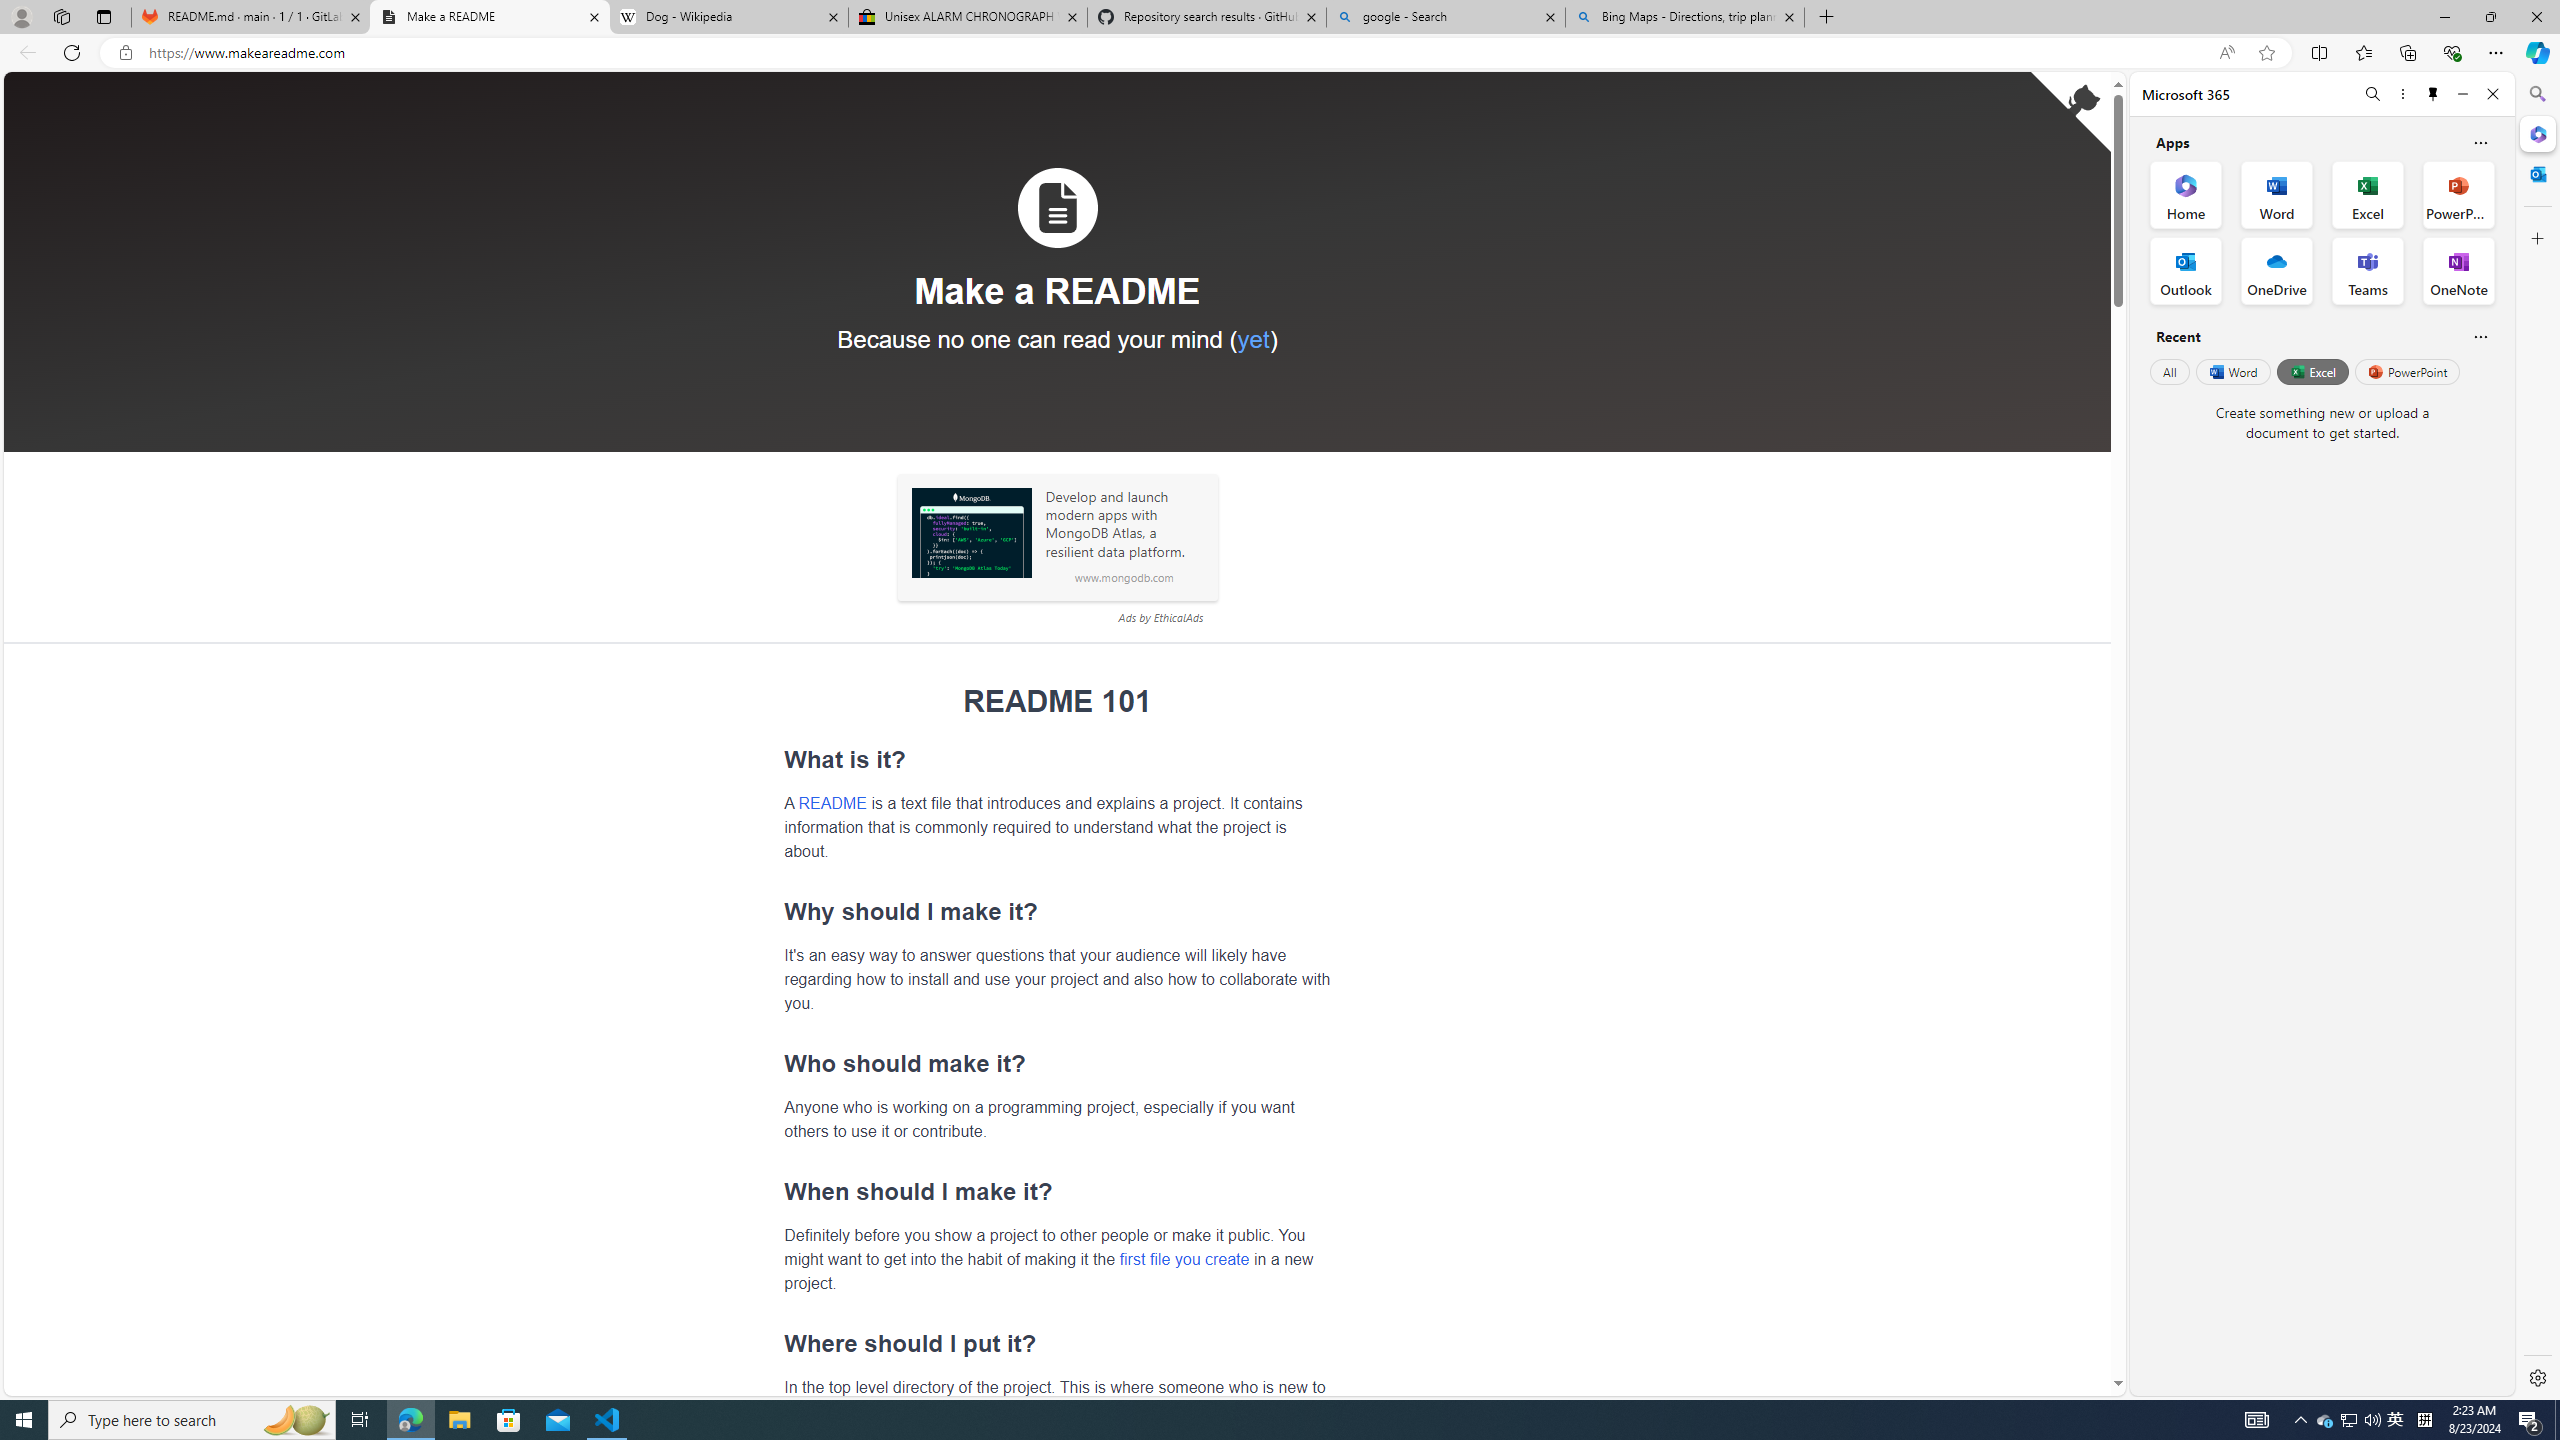 The image size is (2560, 1440). Describe the element at coordinates (729, 16) in the screenshot. I see `'Dog - Wikipedia'` at that location.